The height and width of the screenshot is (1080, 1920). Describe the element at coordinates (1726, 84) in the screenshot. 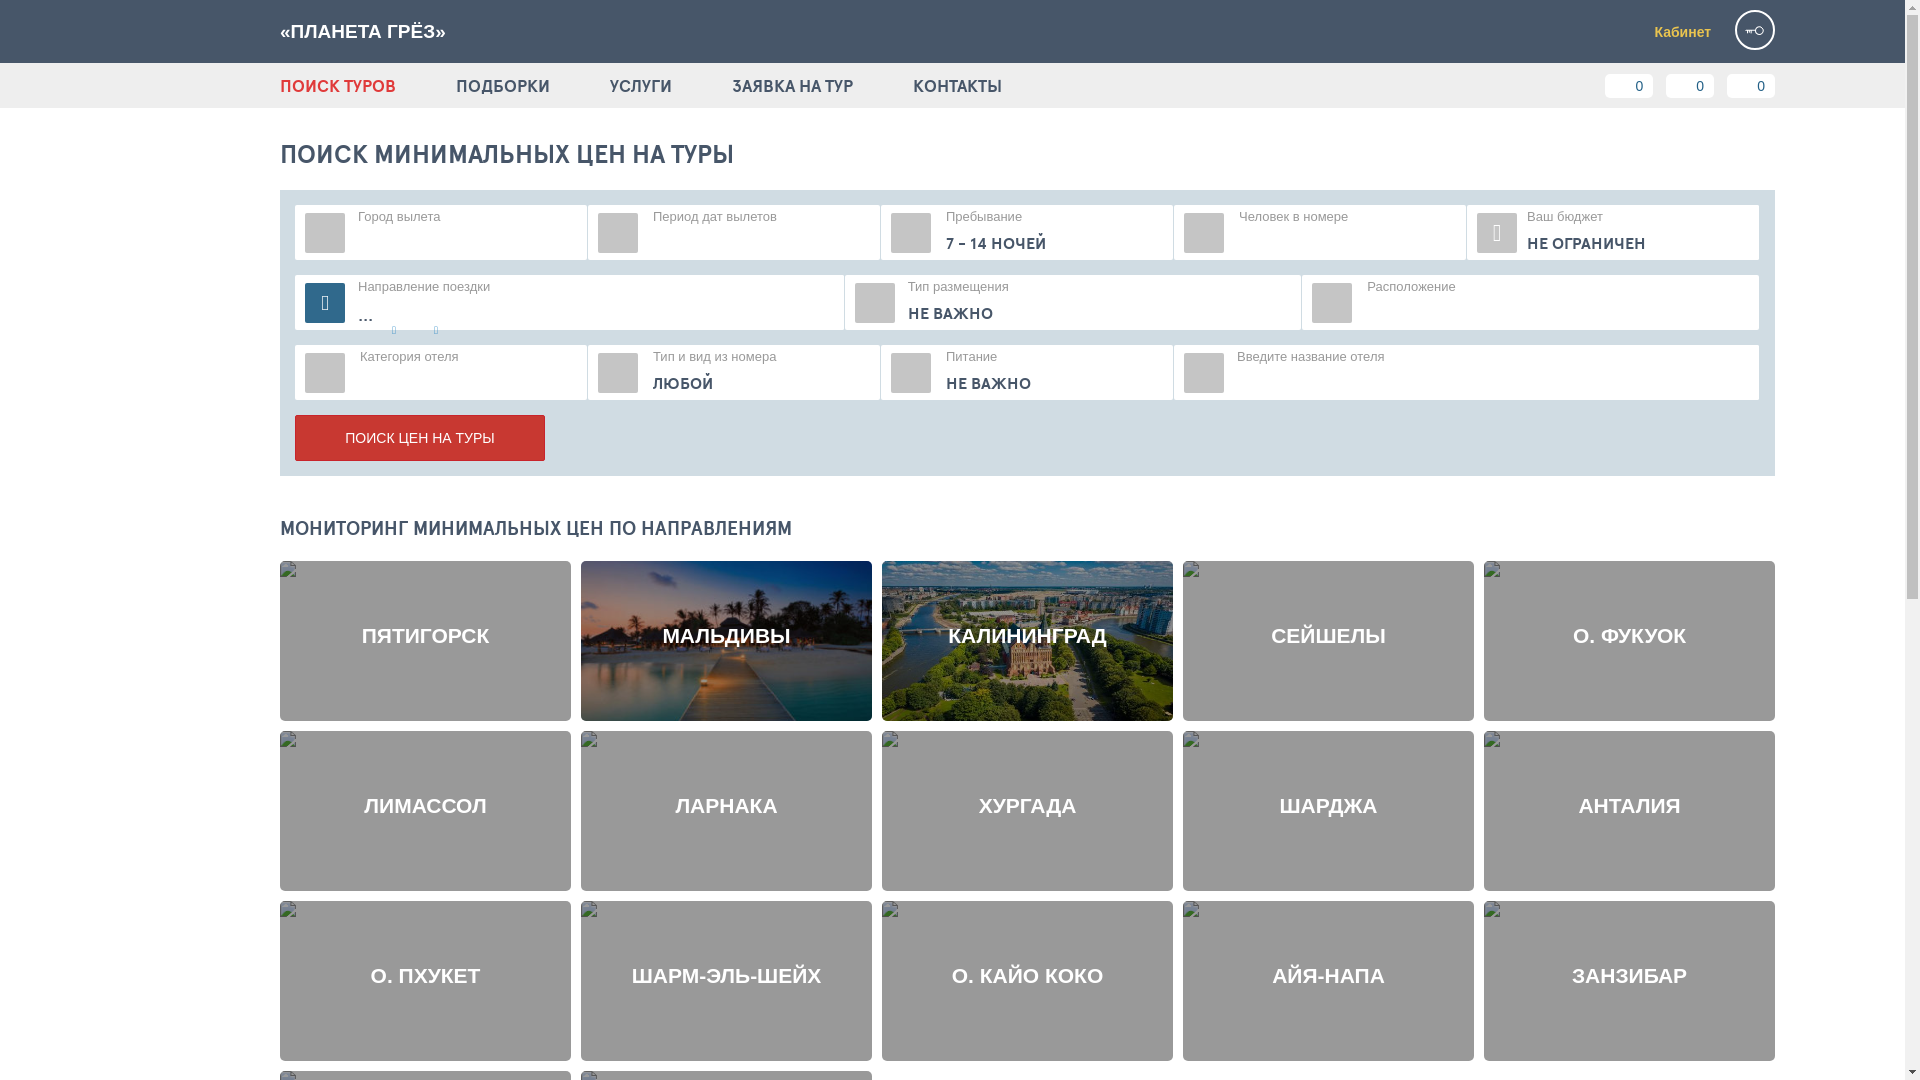

I see `'0'` at that location.